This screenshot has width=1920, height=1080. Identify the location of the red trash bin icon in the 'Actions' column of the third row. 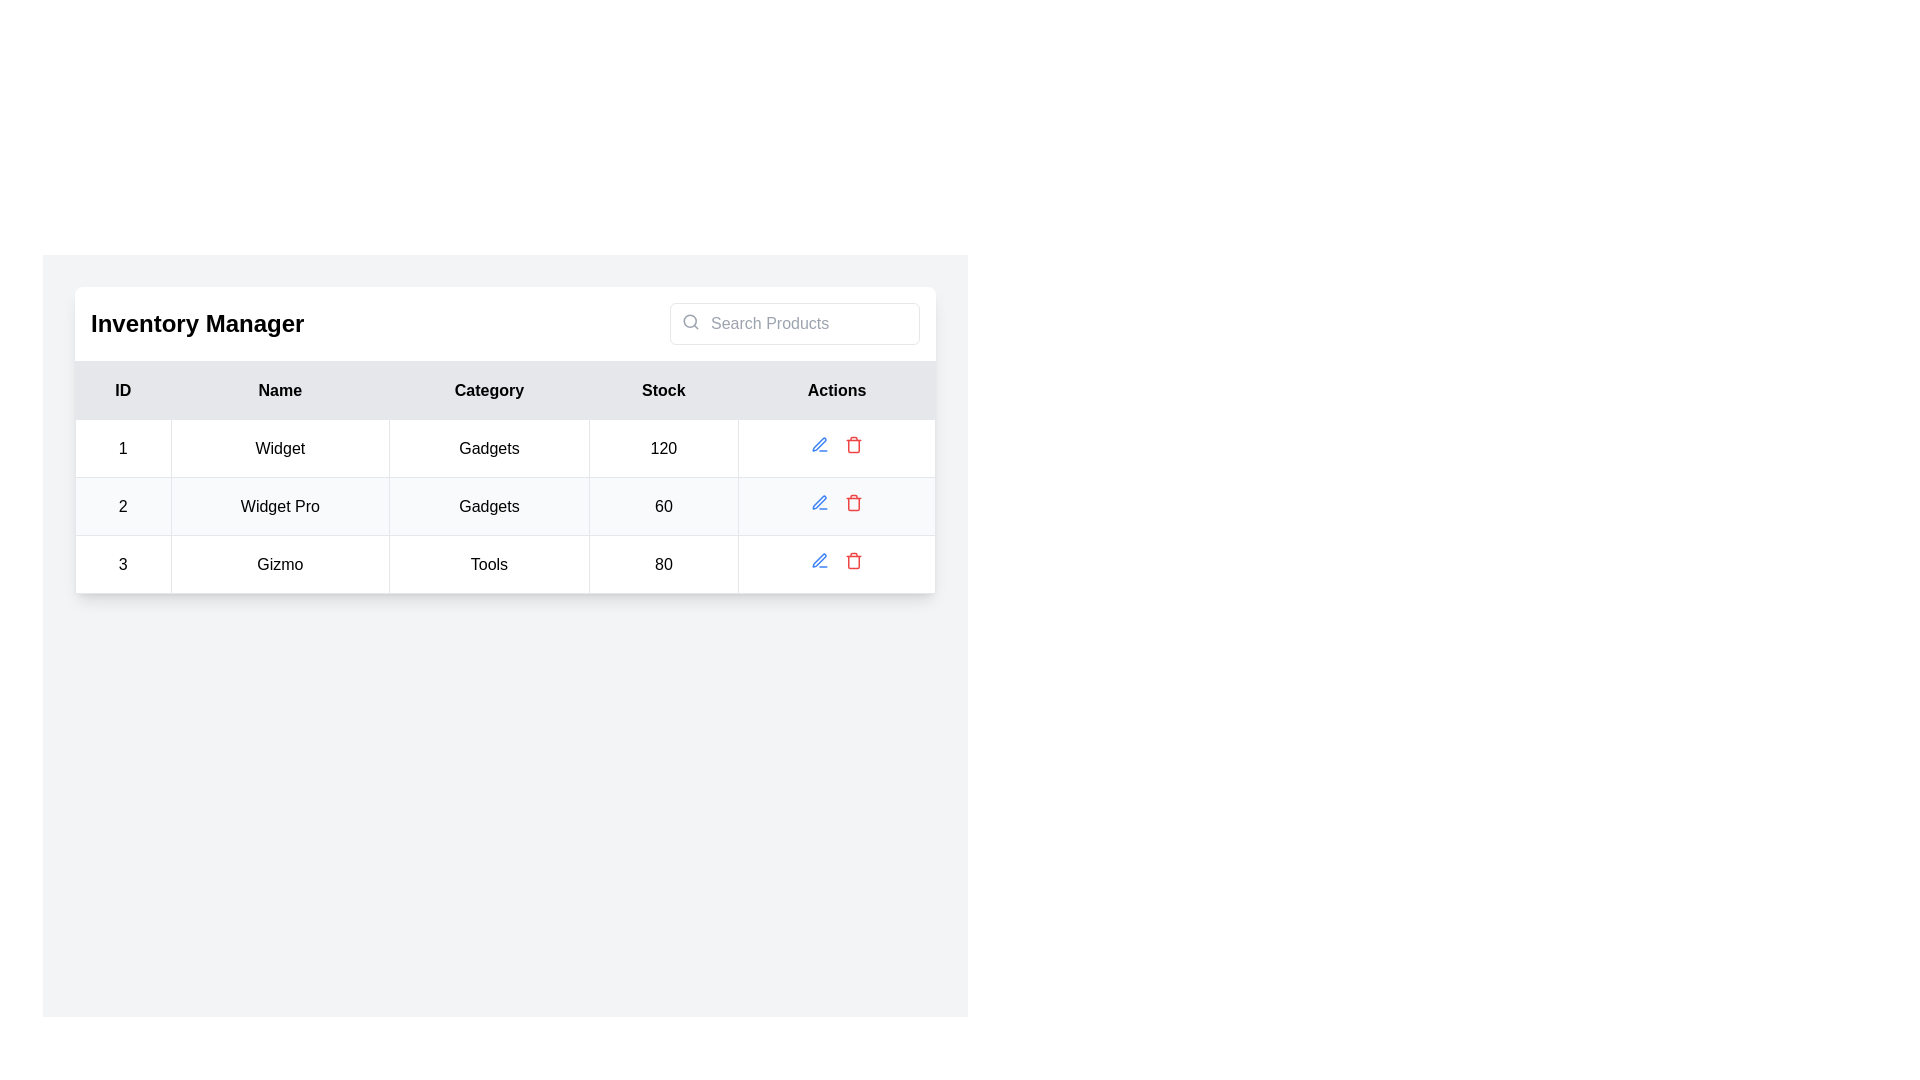
(854, 560).